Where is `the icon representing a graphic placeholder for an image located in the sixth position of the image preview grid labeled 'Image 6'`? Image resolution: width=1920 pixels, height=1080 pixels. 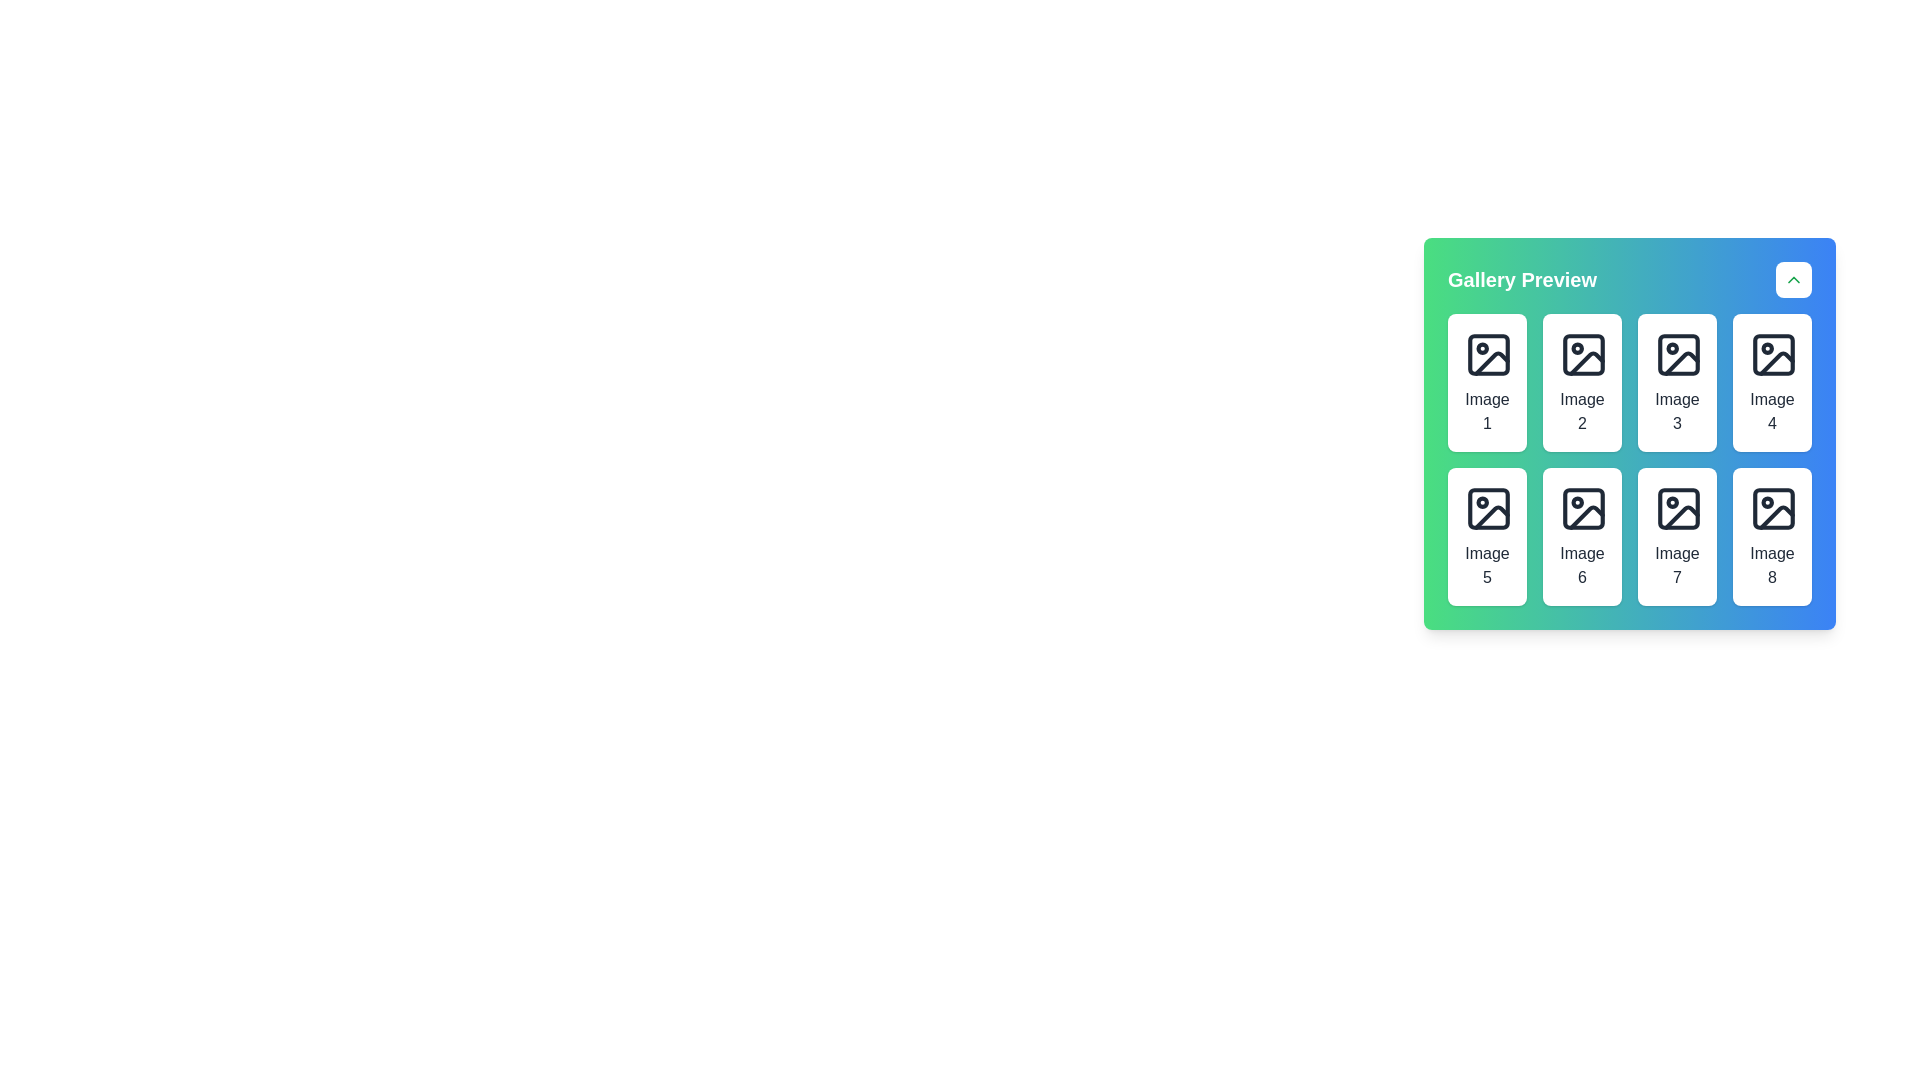
the icon representing a graphic placeholder for an image located in the sixth position of the image preview grid labeled 'Image 6' is located at coordinates (1583, 508).